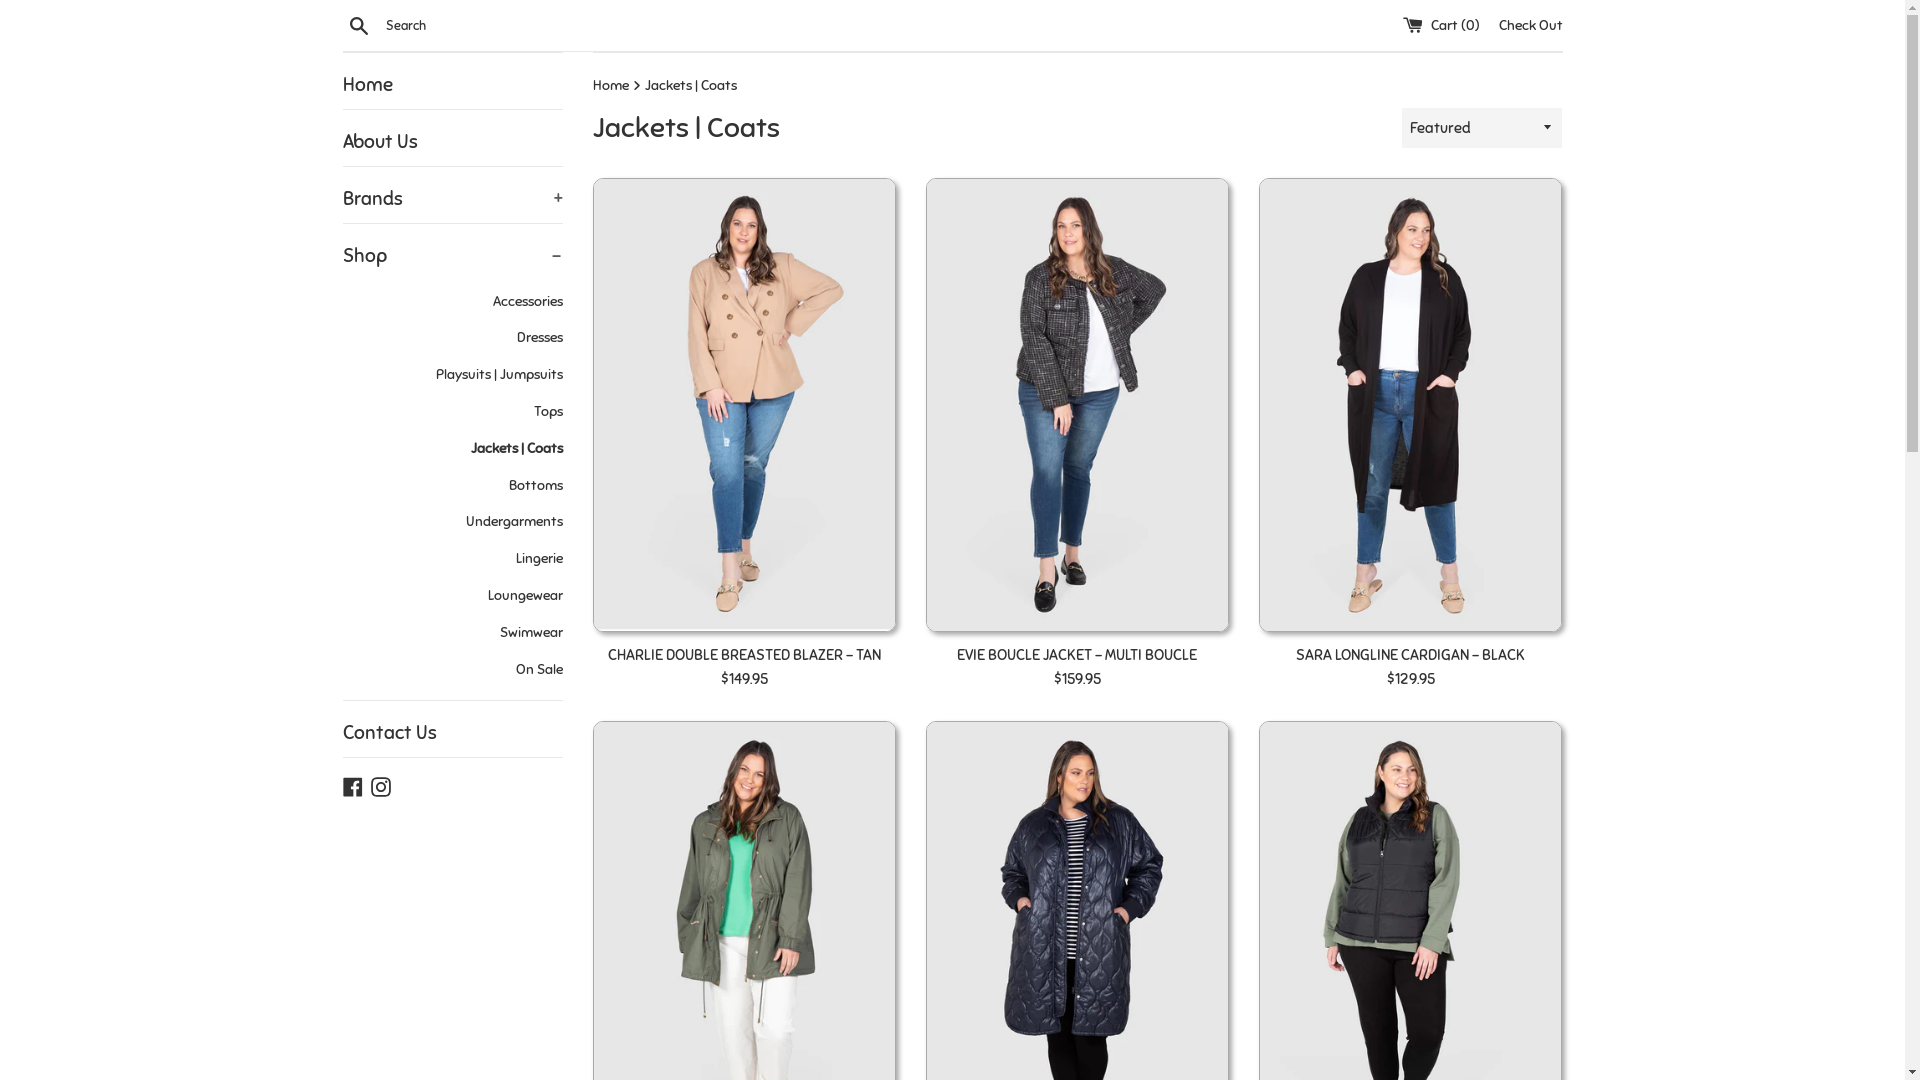 This screenshot has width=1920, height=1080. Describe the element at coordinates (450, 411) in the screenshot. I see `'Tops'` at that location.